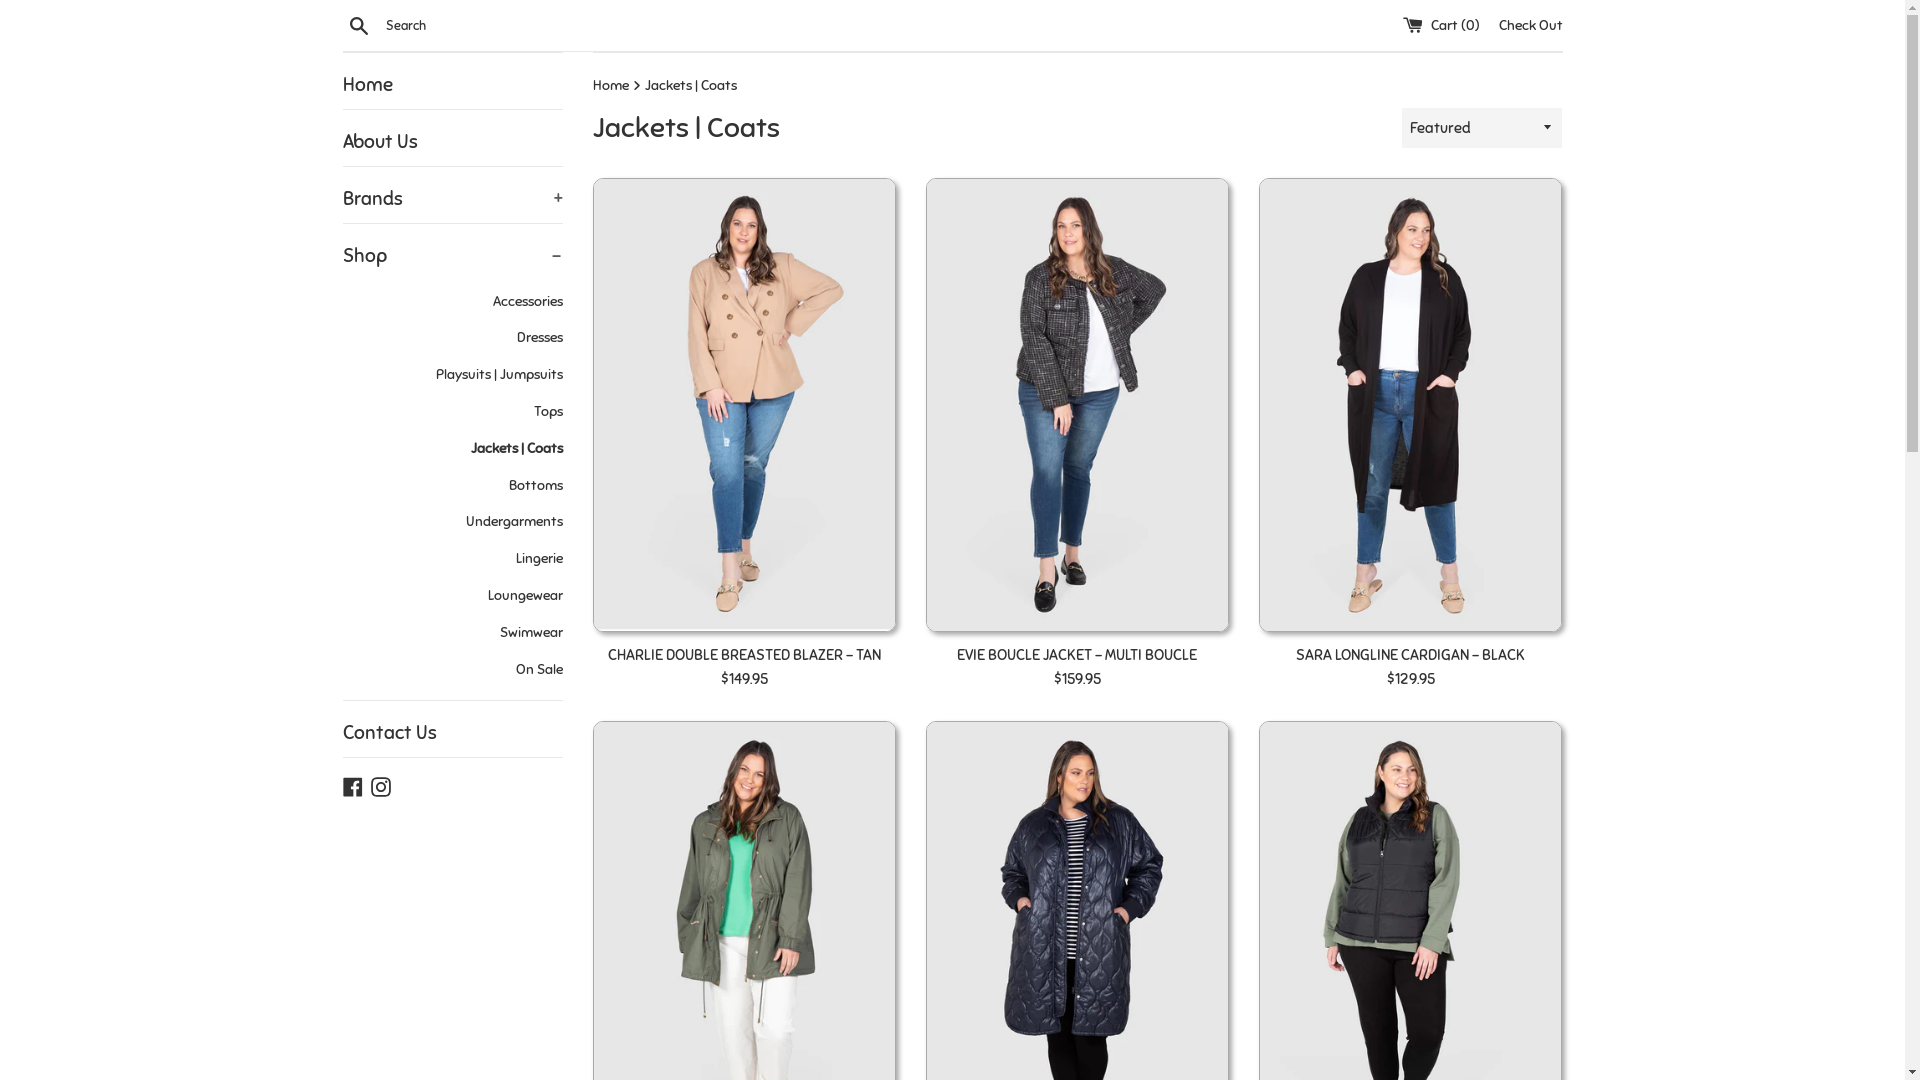 This screenshot has width=1920, height=1080. Describe the element at coordinates (450, 411) in the screenshot. I see `'Tops'` at that location.